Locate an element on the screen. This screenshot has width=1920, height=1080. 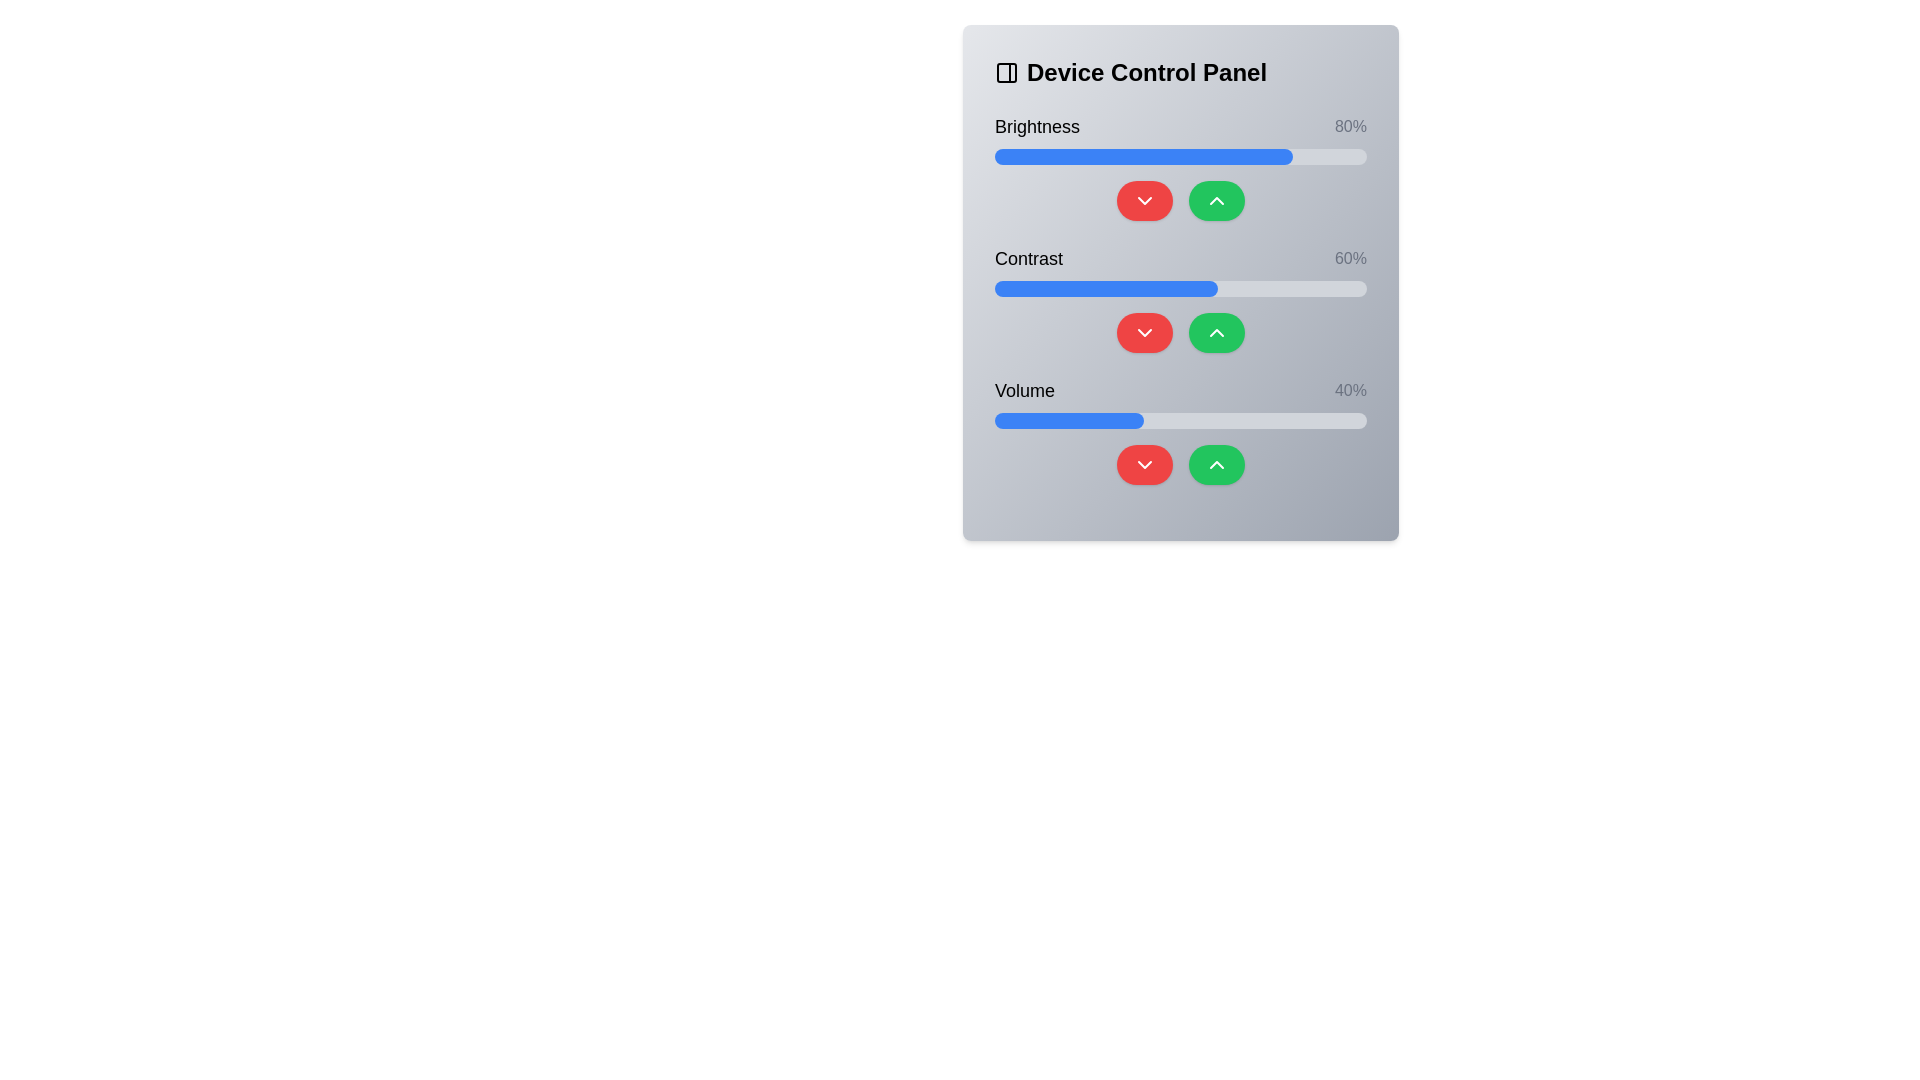
the progress of the slider is located at coordinates (1136, 419).